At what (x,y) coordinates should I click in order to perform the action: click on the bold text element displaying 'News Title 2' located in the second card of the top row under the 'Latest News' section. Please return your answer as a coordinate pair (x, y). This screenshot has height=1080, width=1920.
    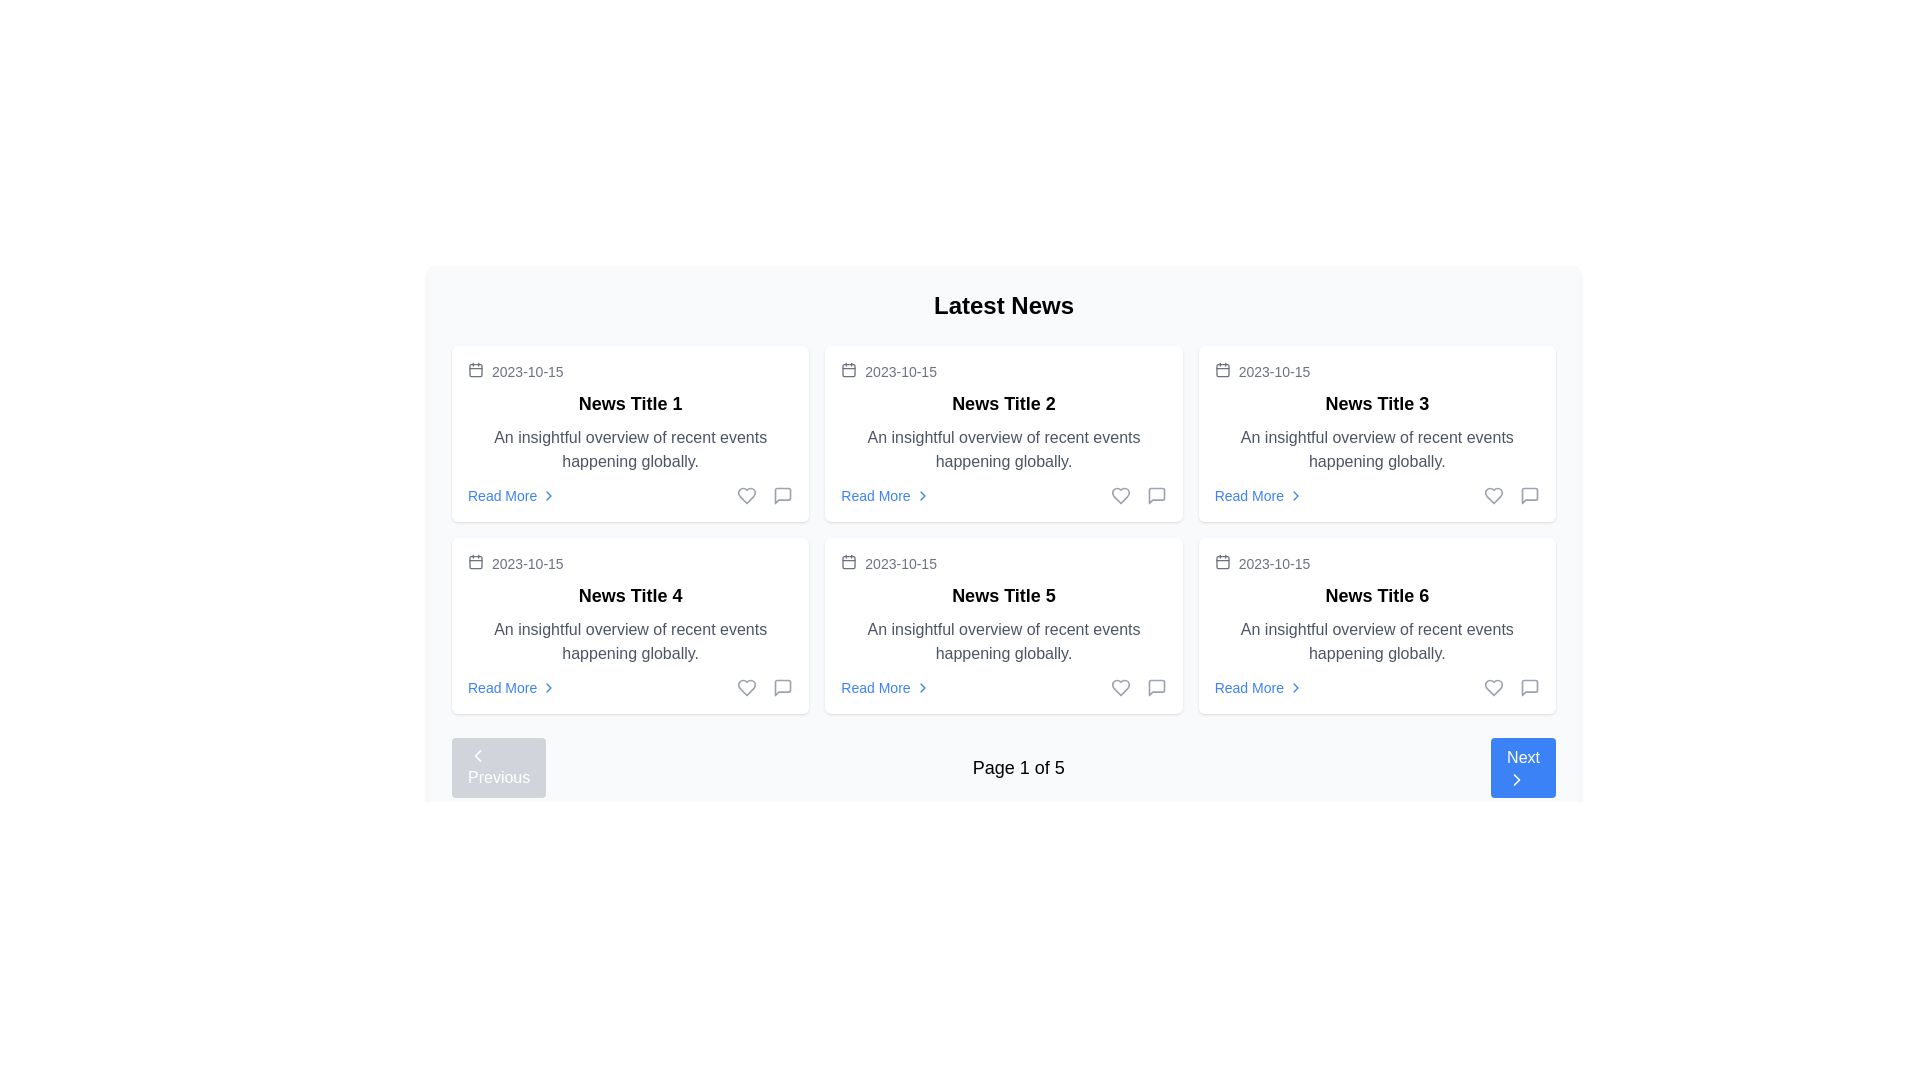
    Looking at the image, I should click on (1003, 404).